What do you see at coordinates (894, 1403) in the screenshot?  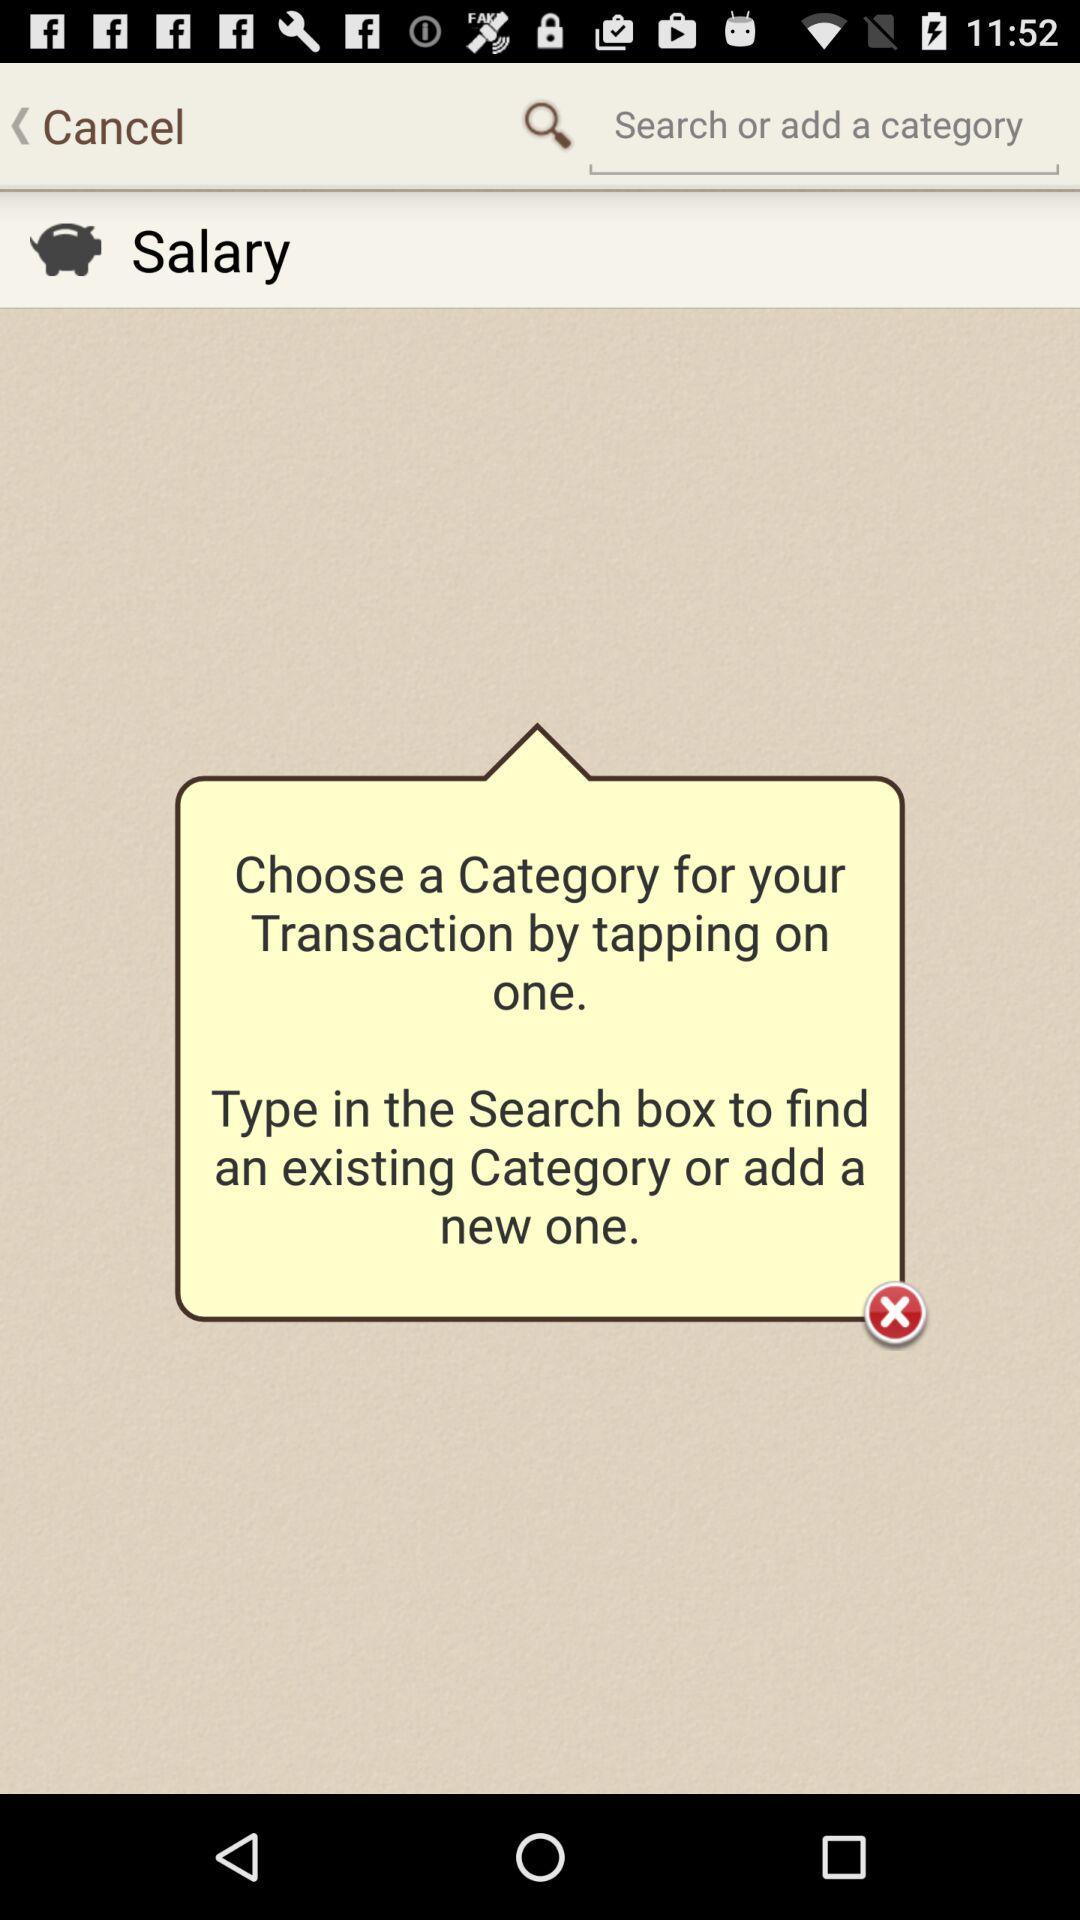 I see `the close icon` at bounding box center [894, 1403].